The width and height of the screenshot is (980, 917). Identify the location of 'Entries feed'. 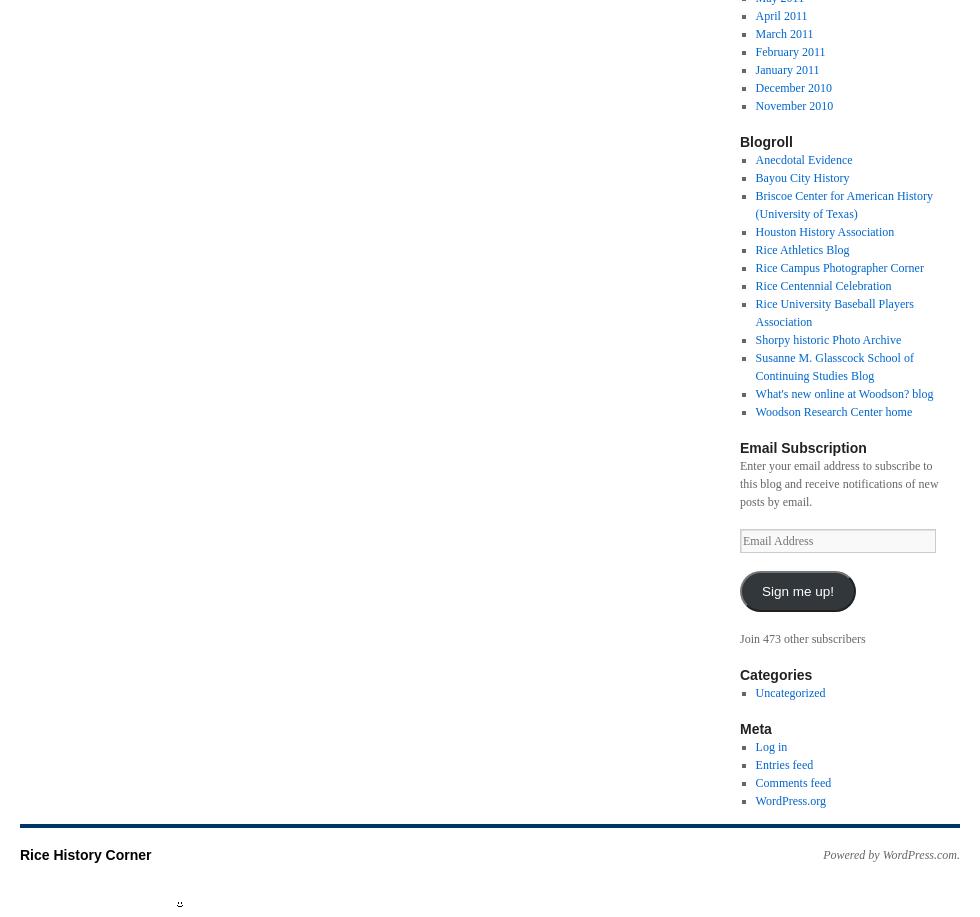
(784, 763).